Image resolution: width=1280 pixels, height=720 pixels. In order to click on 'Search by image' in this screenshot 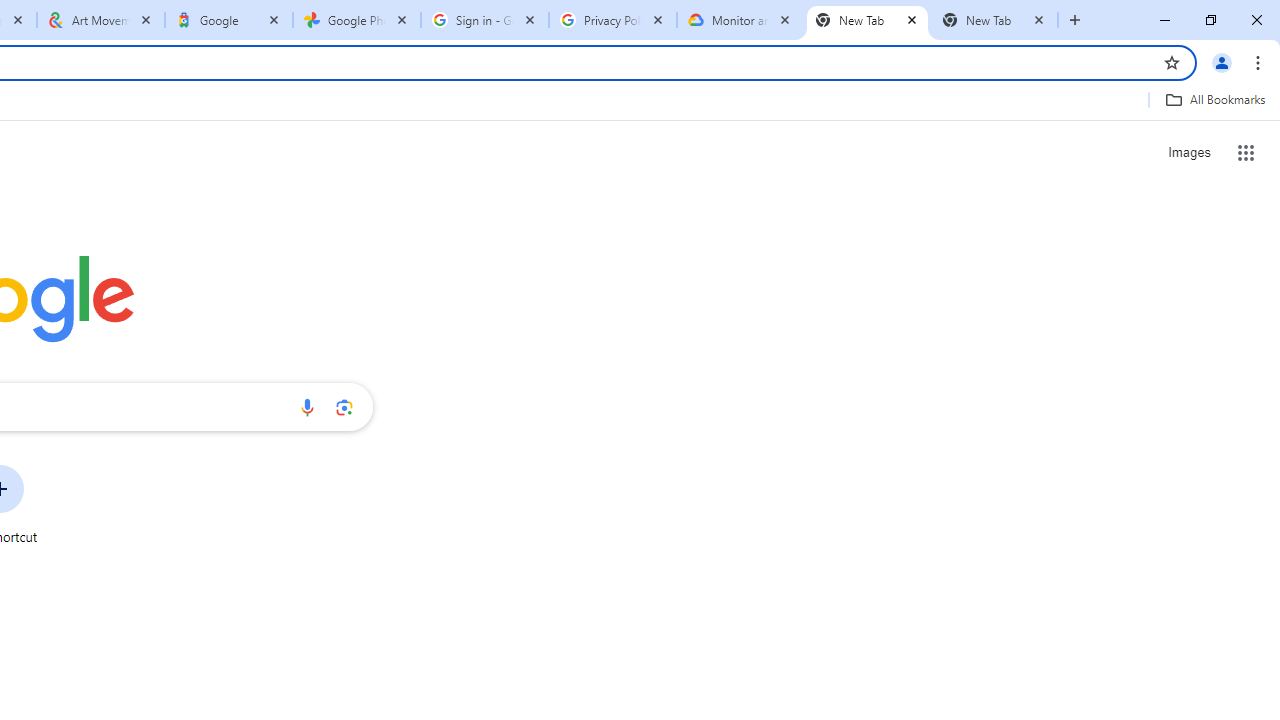, I will do `click(344, 406)`.